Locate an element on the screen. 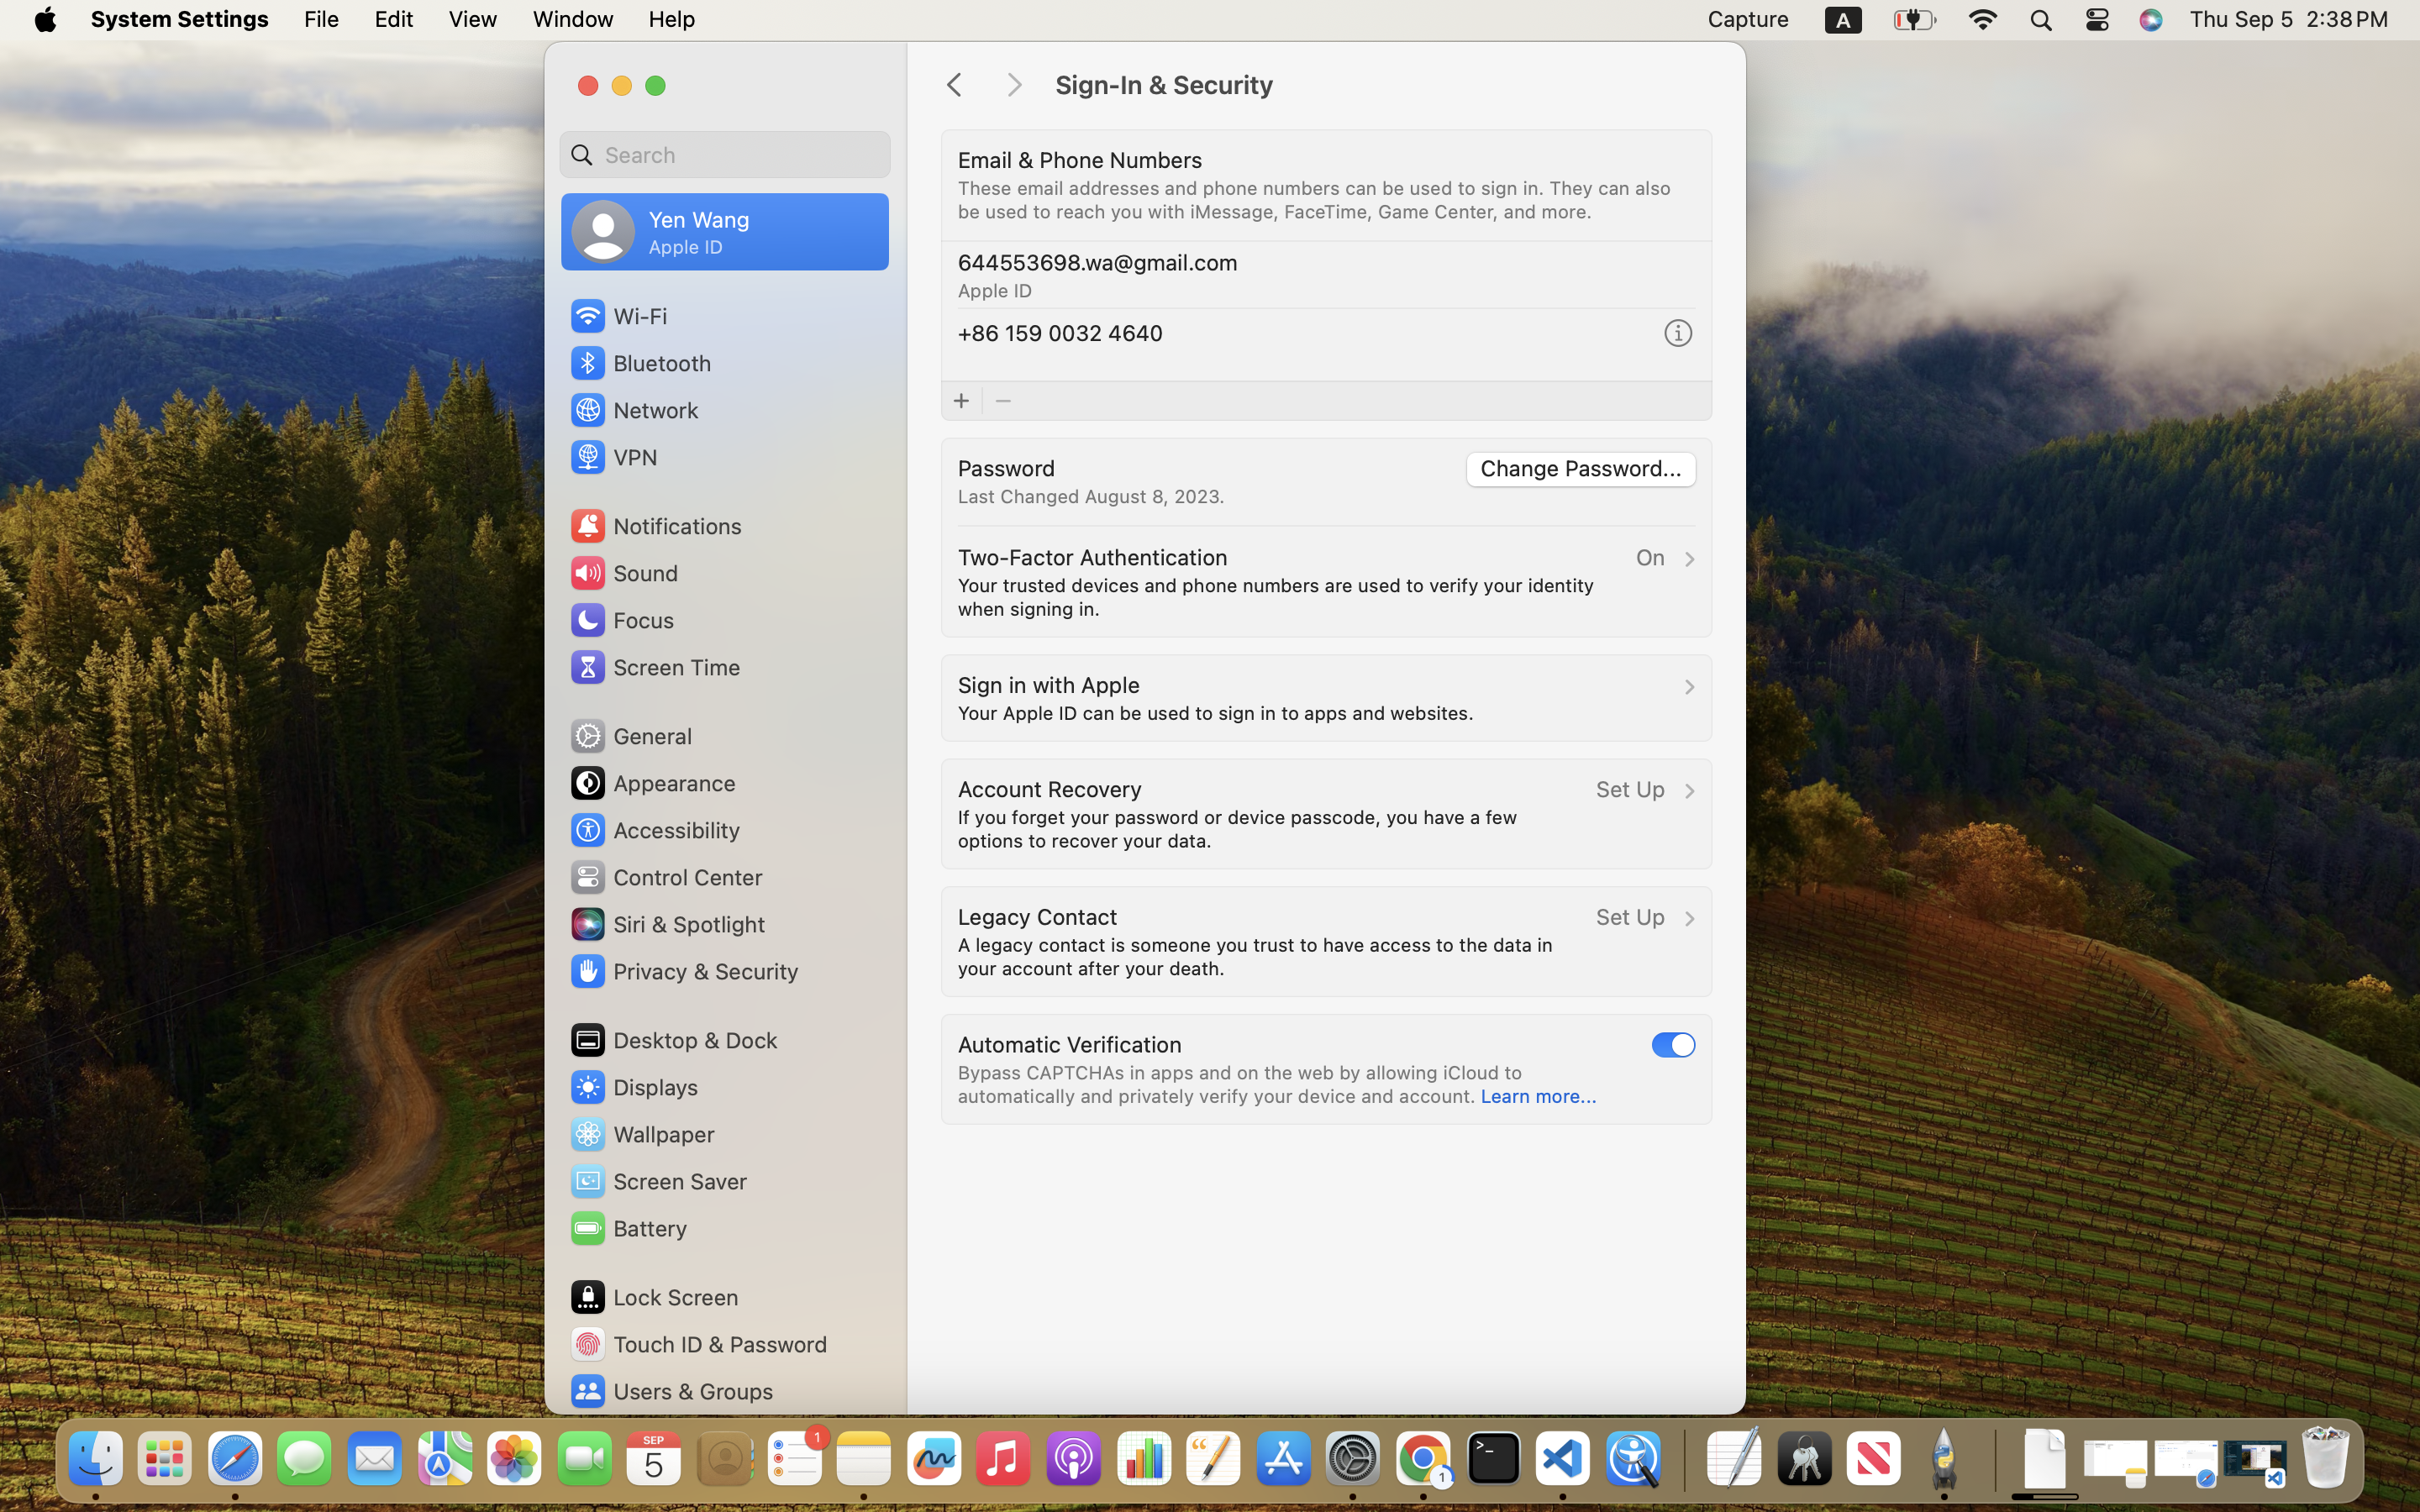 The height and width of the screenshot is (1512, 2420). 'Users & Groups' is located at coordinates (671, 1391).